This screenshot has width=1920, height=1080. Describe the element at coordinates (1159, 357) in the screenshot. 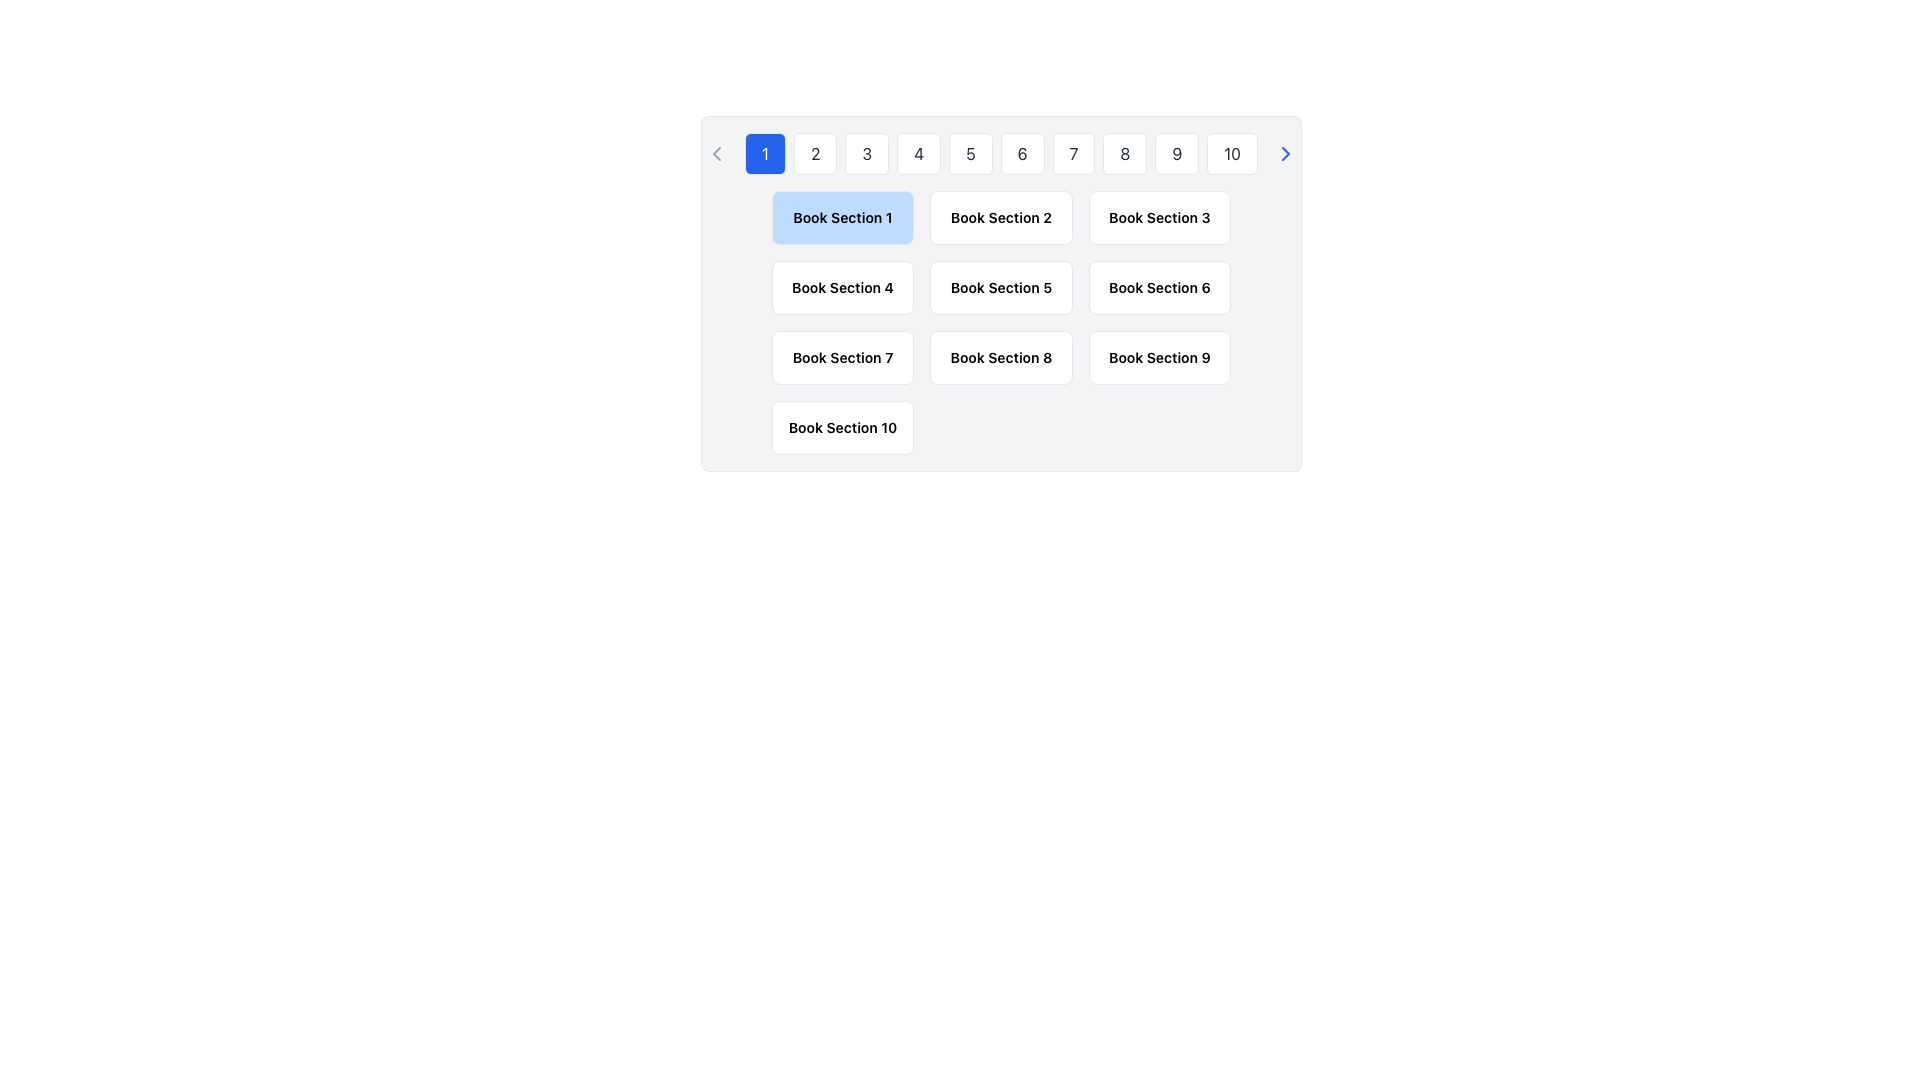

I see `the static text label displaying 'Book Section 9' located in the second row, third column of the grid structure` at that location.